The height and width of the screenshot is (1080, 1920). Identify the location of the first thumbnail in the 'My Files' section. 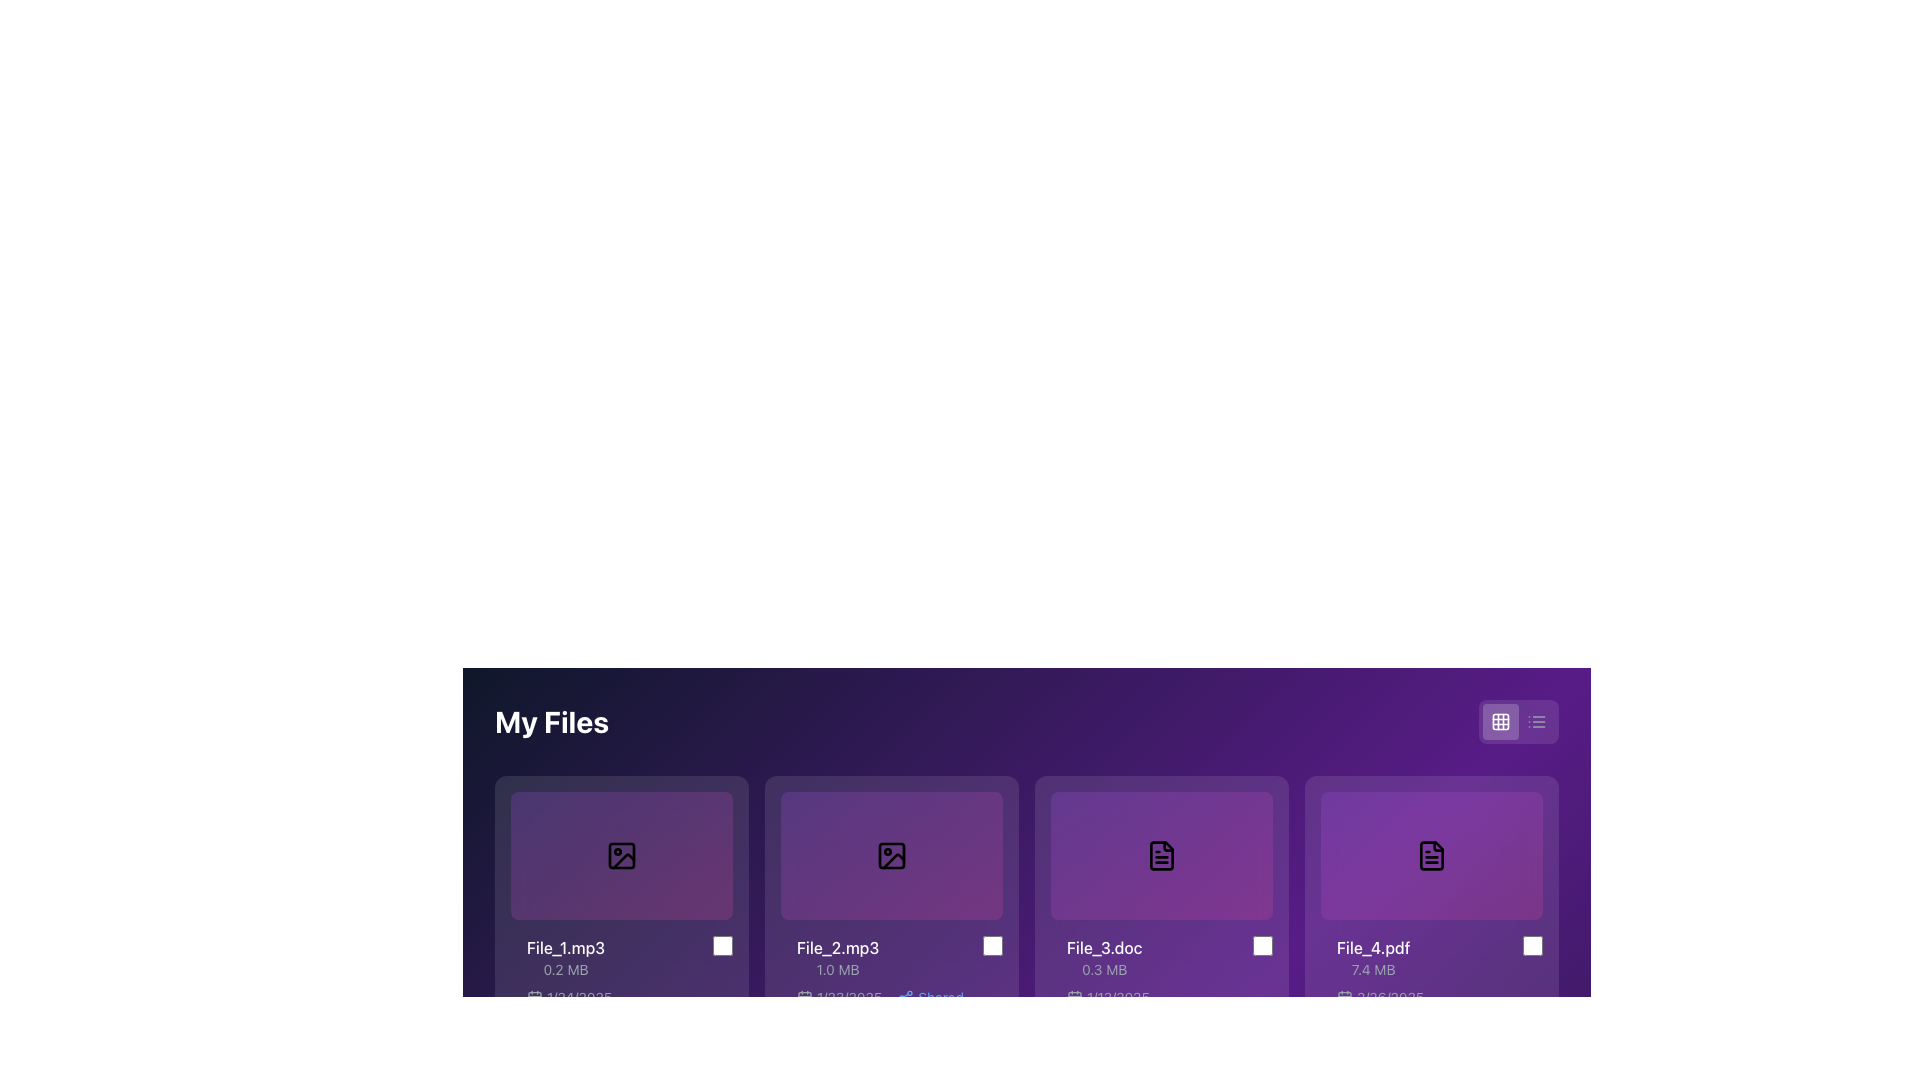
(621, 855).